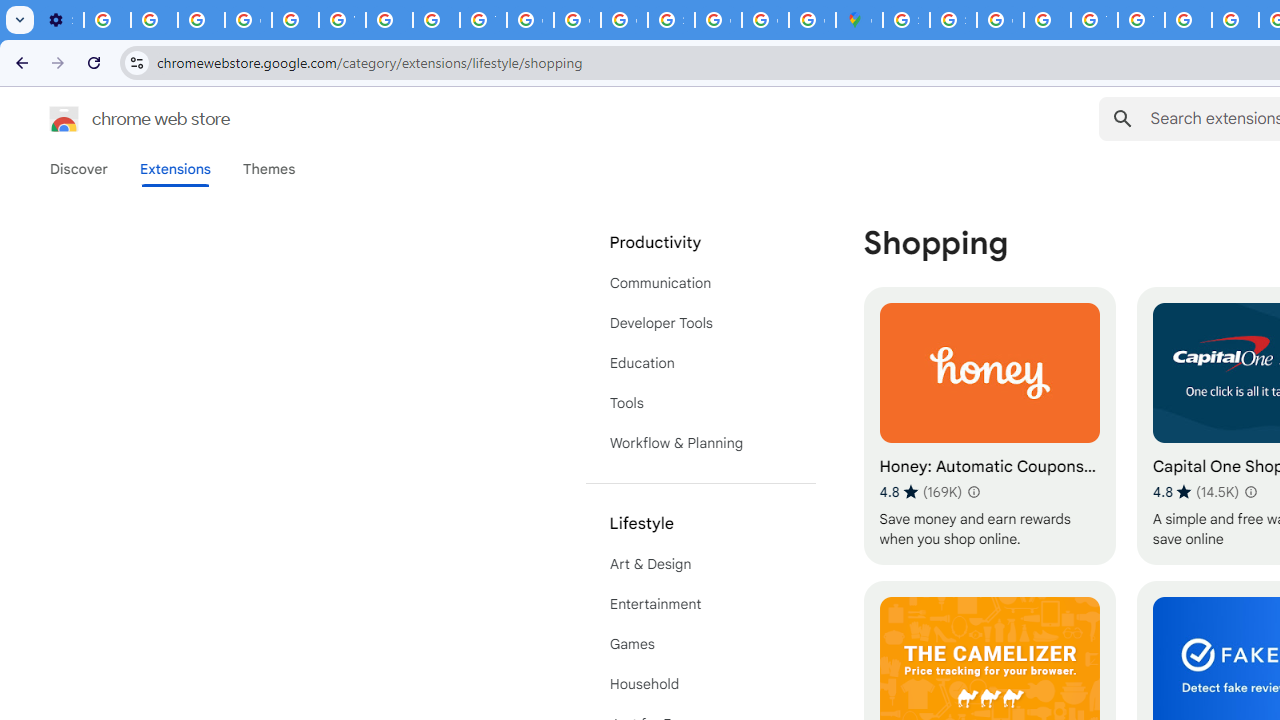  What do you see at coordinates (268, 168) in the screenshot?
I see `'Themes'` at bounding box center [268, 168].